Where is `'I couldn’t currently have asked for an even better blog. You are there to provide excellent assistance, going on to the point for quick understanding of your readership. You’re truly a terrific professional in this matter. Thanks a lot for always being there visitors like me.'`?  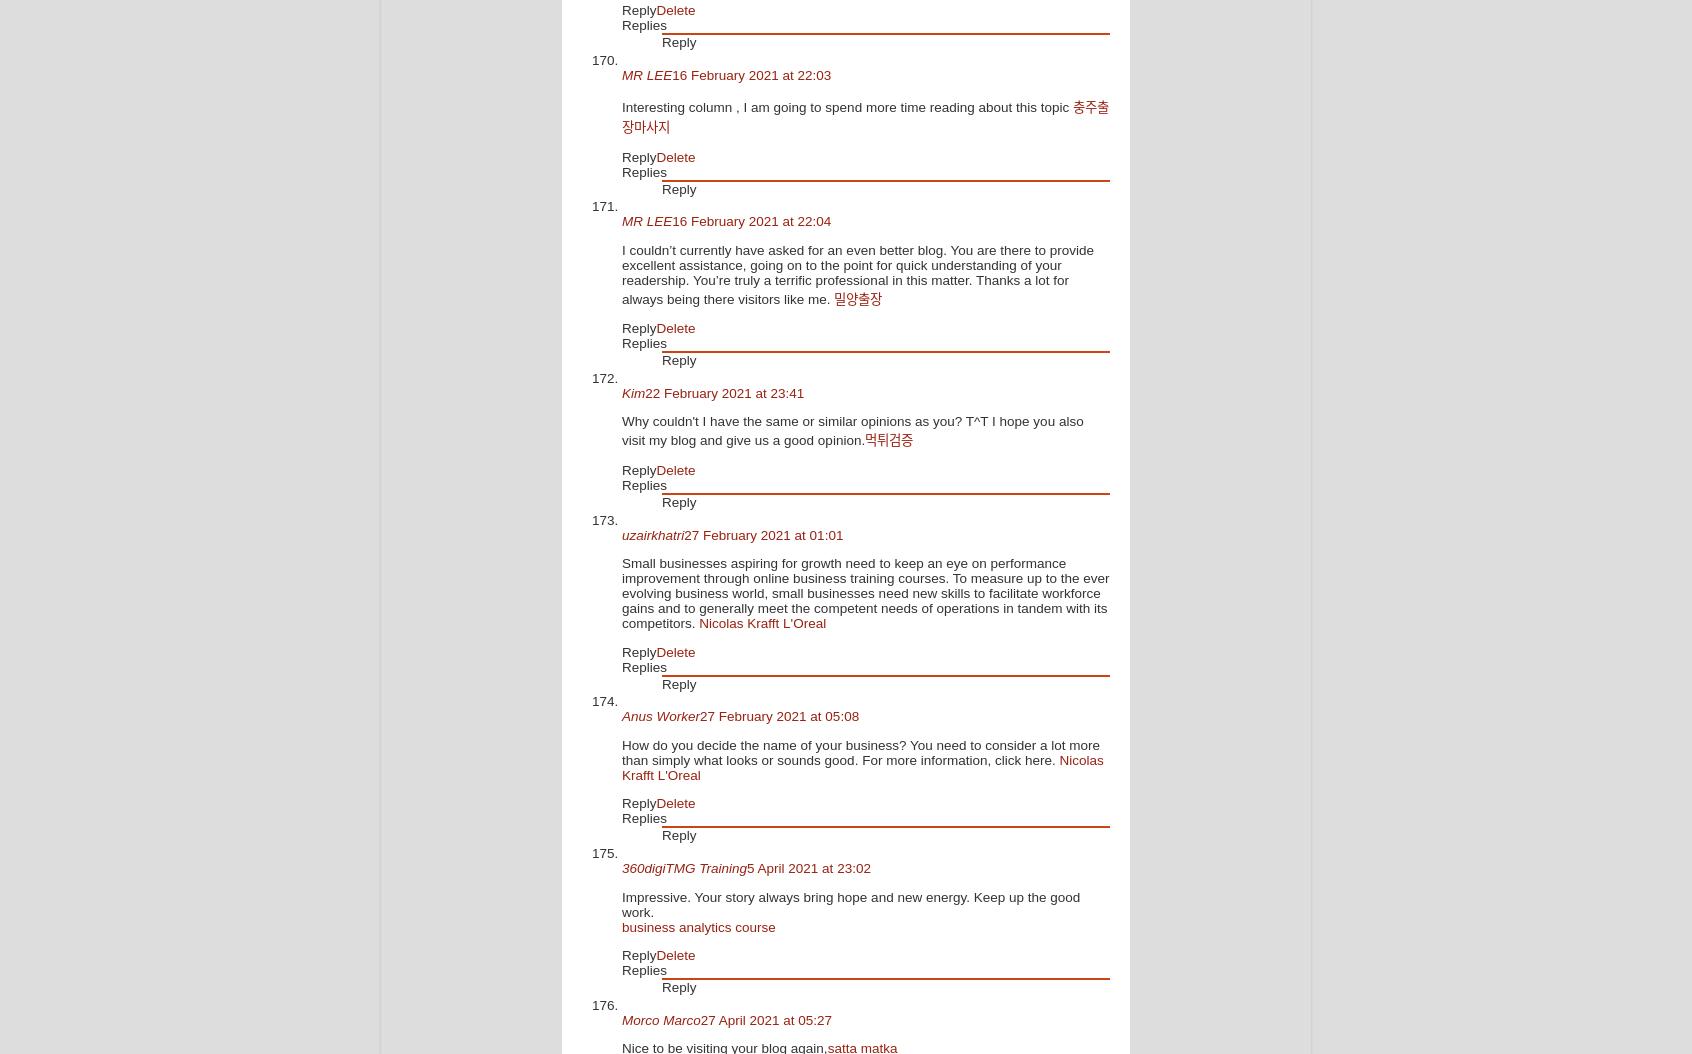 'I couldn’t currently have asked for an even better blog. You are there to provide excellent assistance, going on to the point for quick understanding of your readership. You’re truly a terrific professional in this matter. Thanks a lot for always being there visitors like me.' is located at coordinates (857, 273).